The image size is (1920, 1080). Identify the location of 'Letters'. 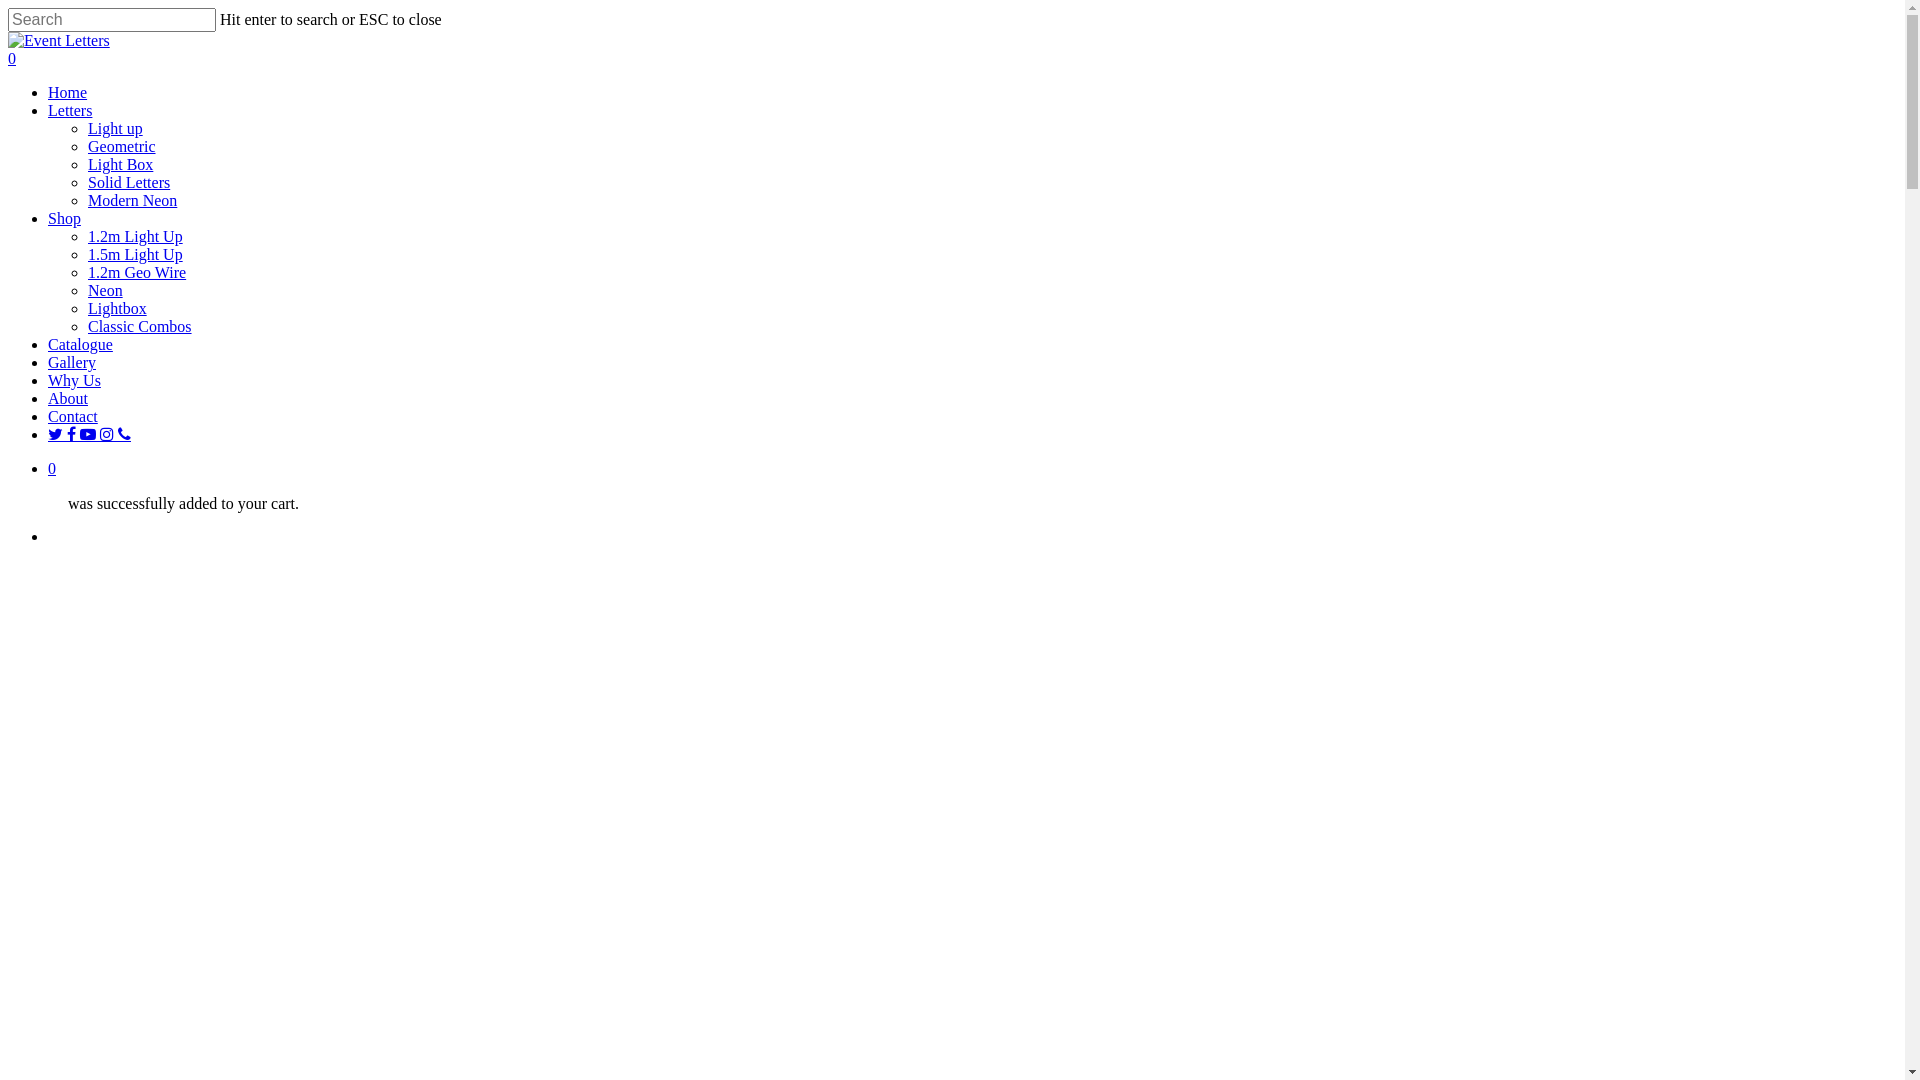
(70, 110).